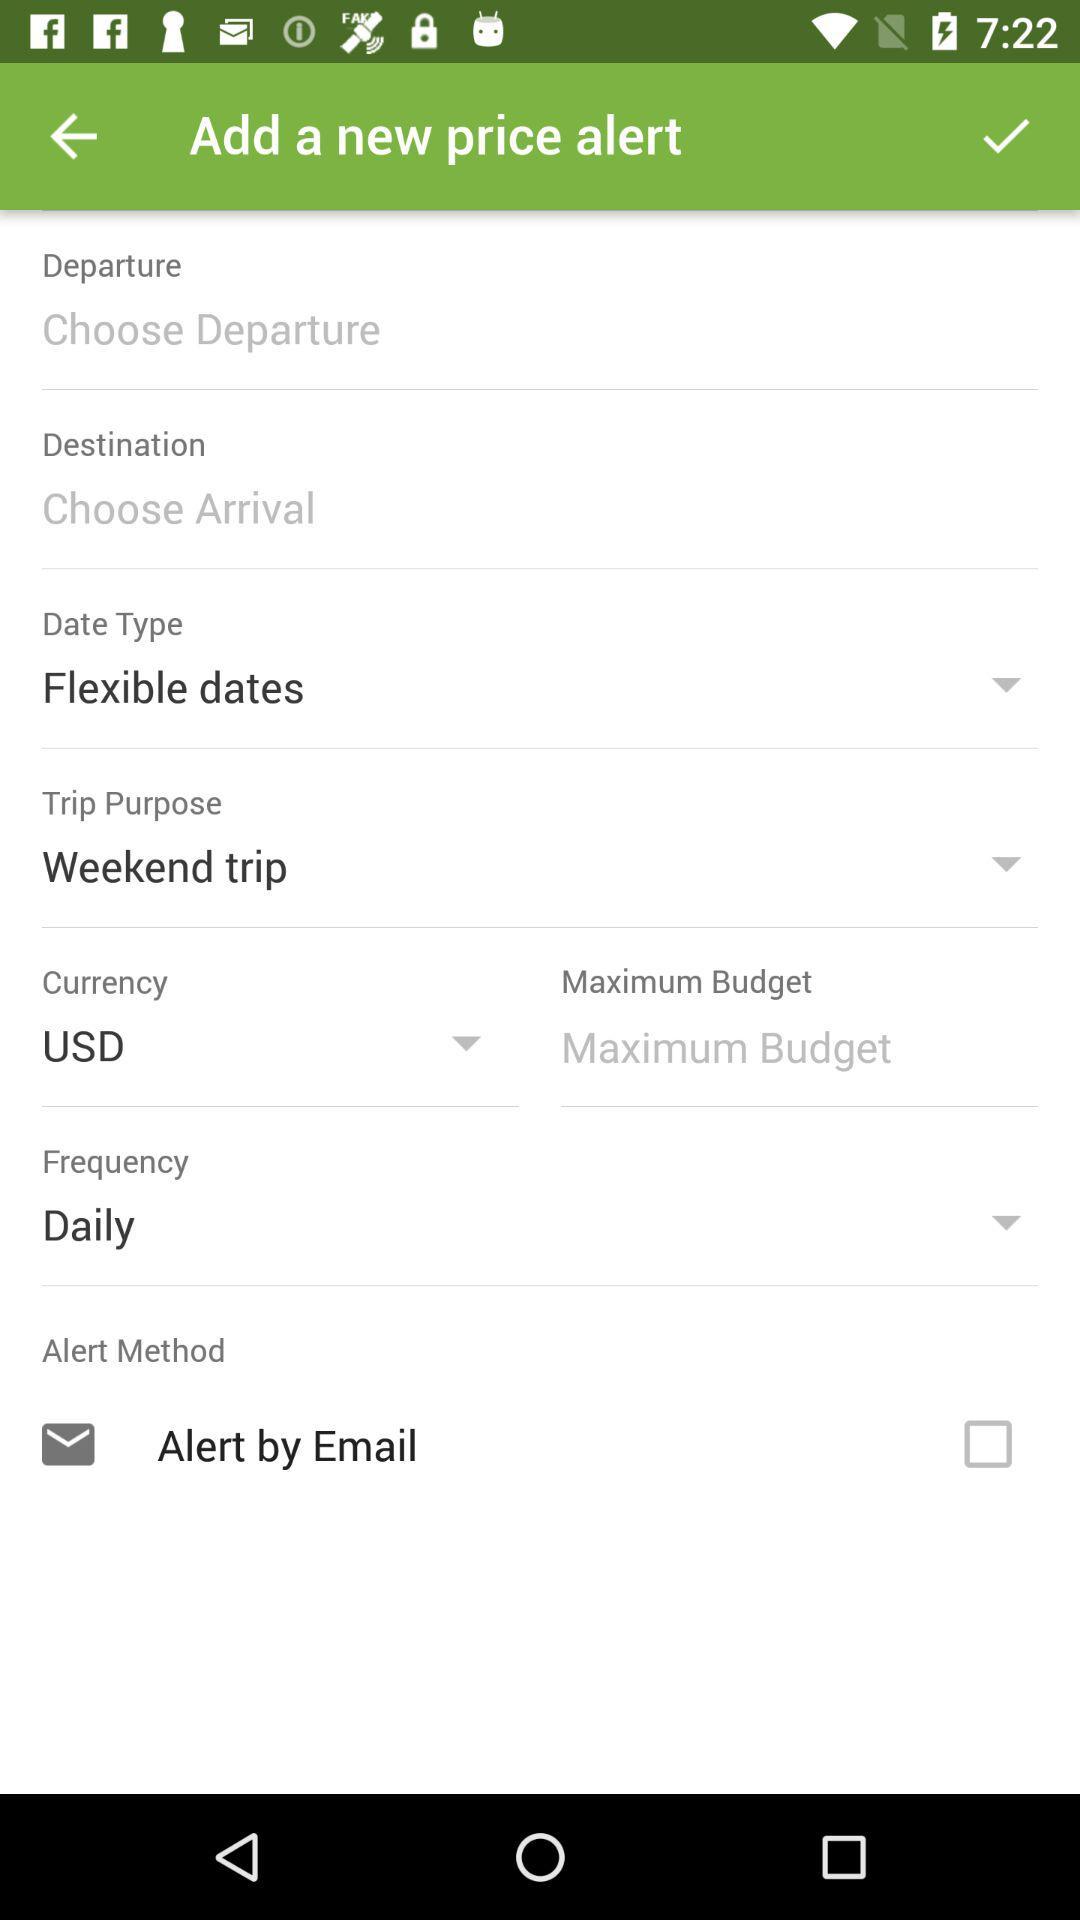 This screenshot has width=1080, height=1920. Describe the element at coordinates (72, 135) in the screenshot. I see `previous page` at that location.